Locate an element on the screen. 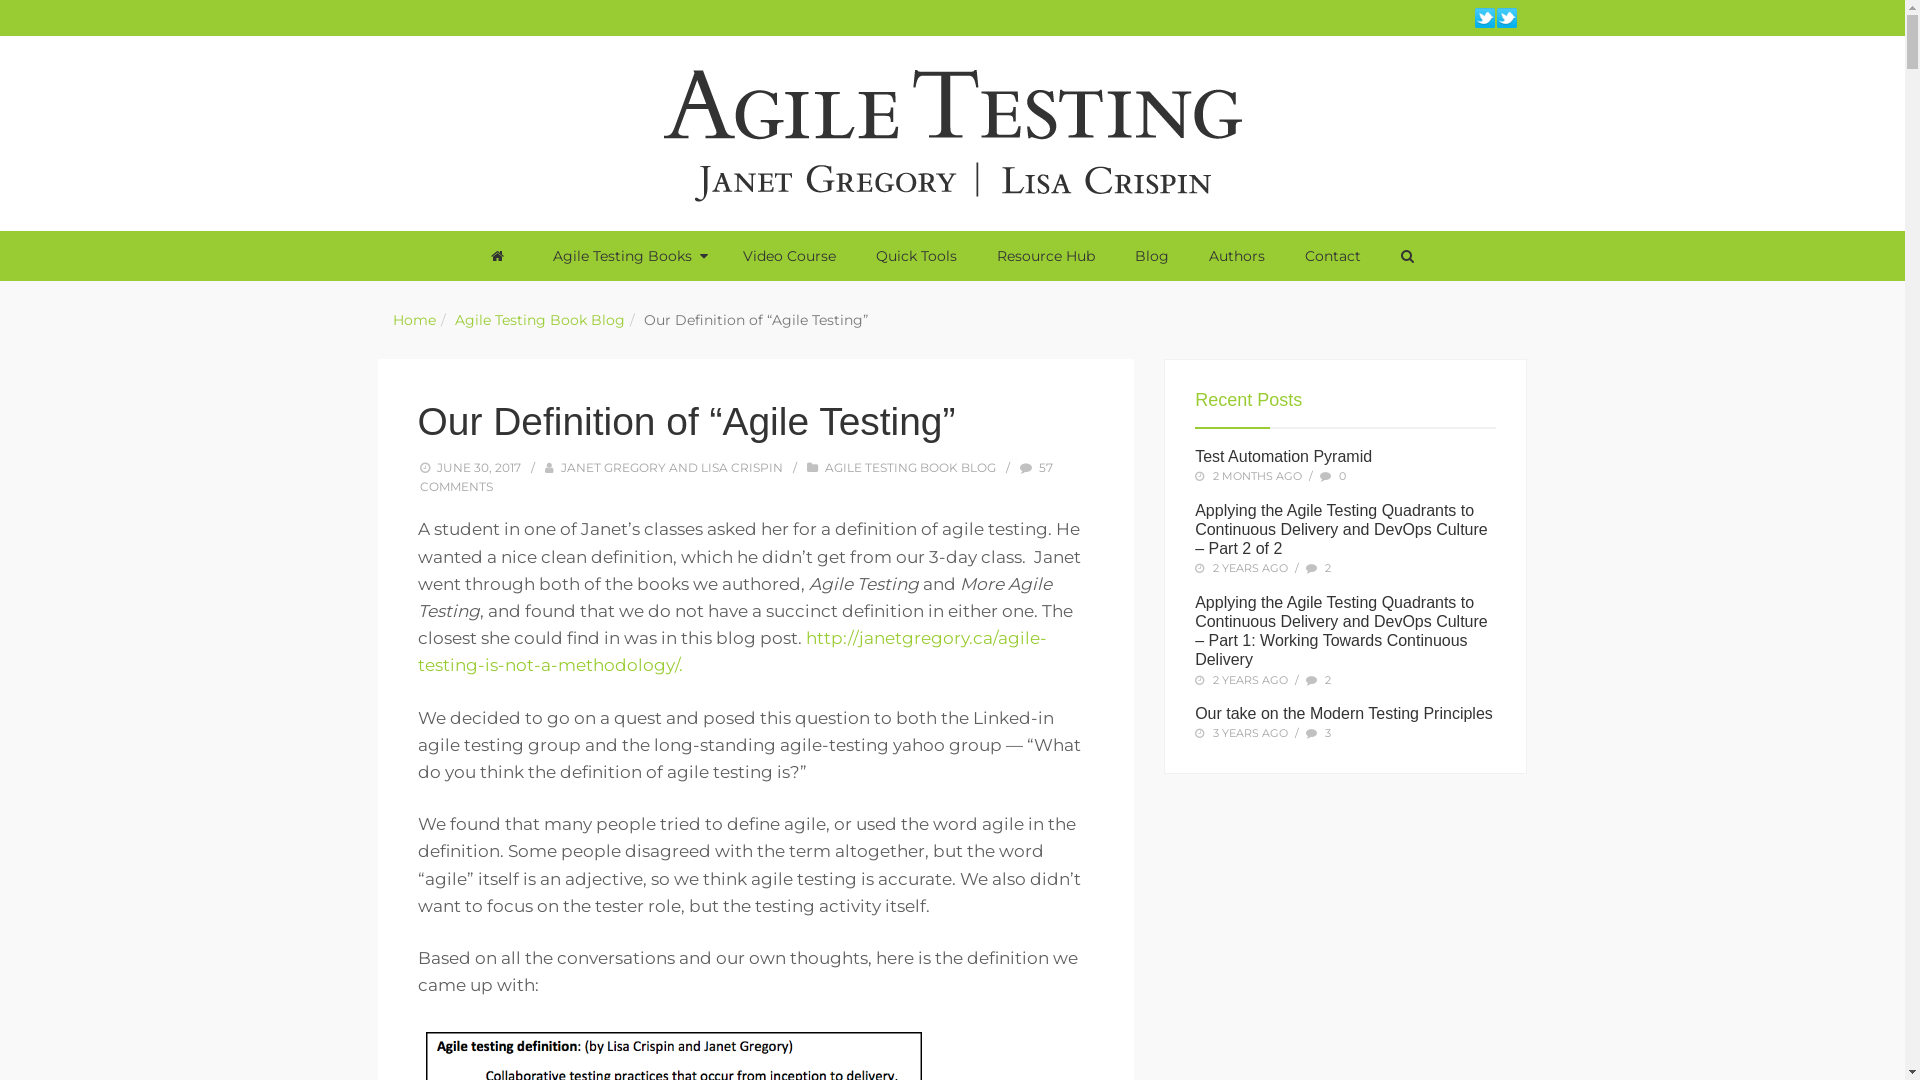 This screenshot has width=1920, height=1080. '3' is located at coordinates (1328, 732).